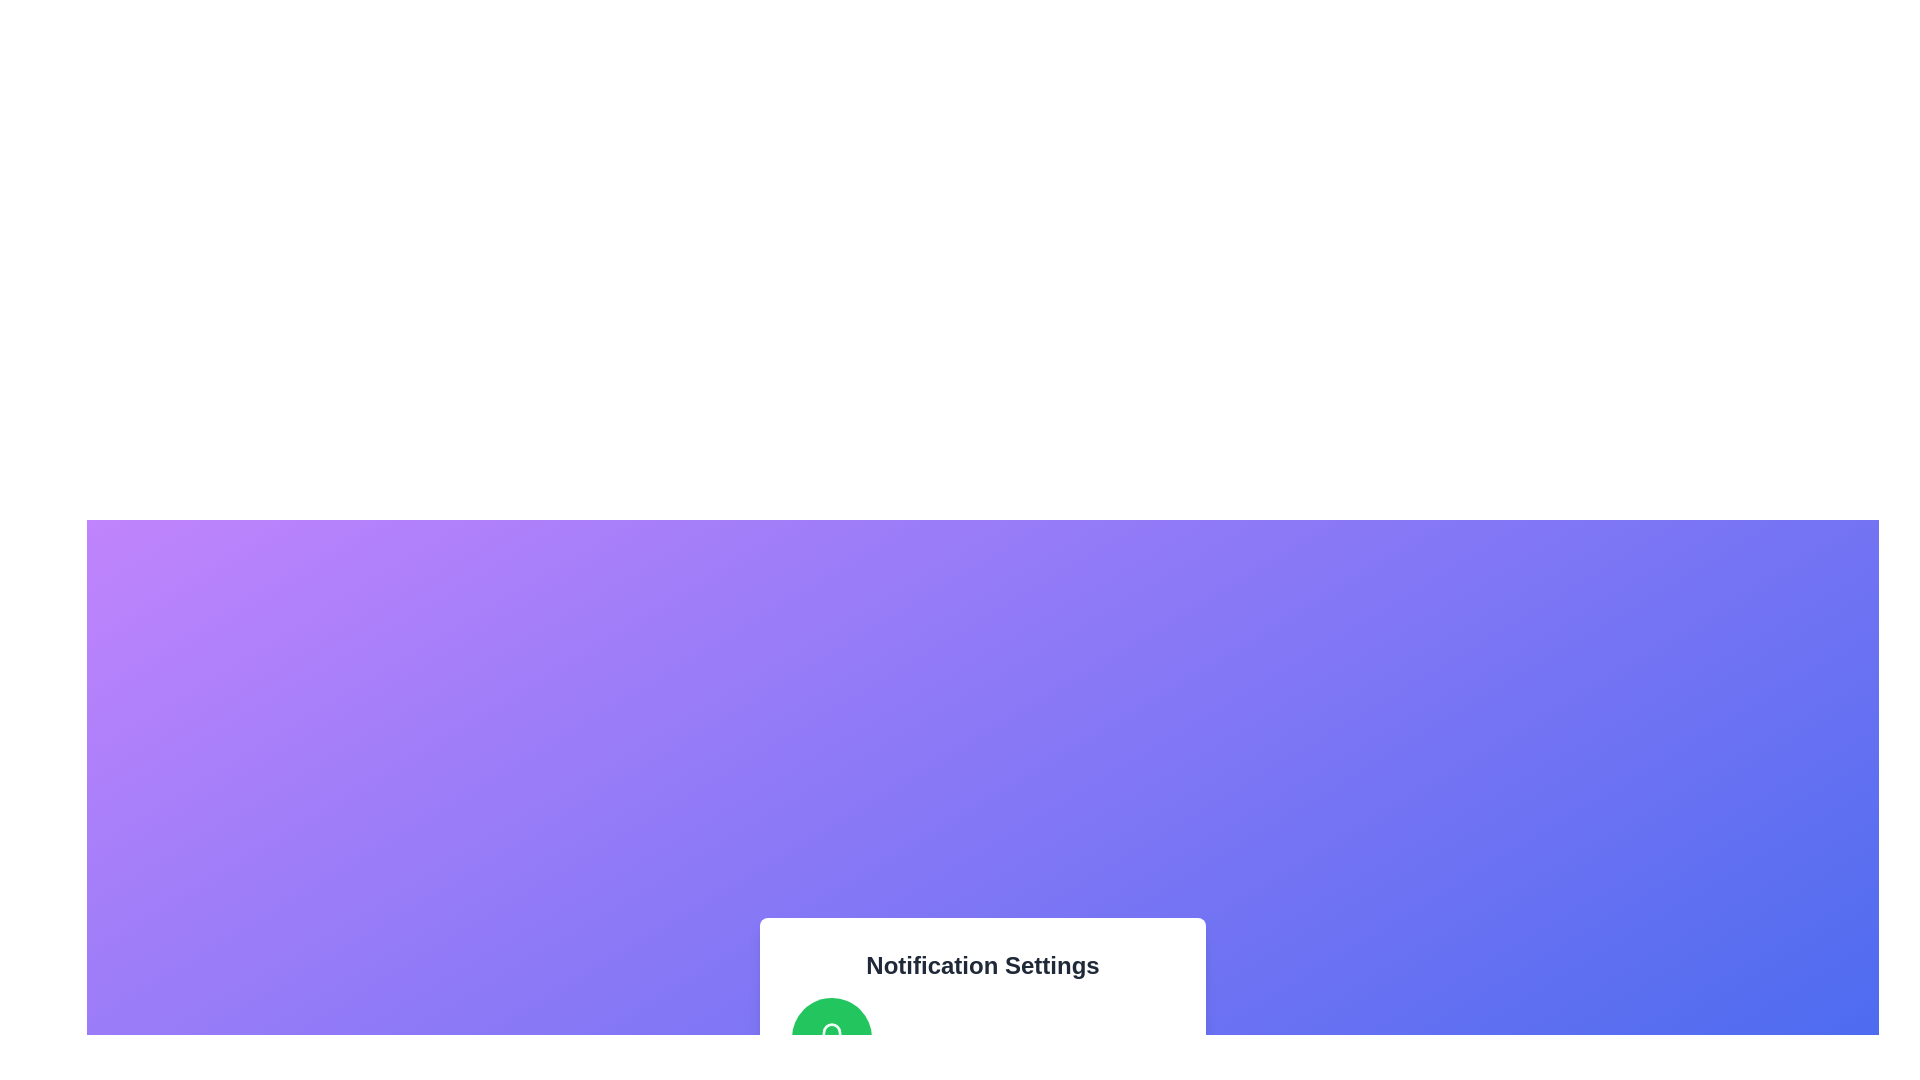 Image resolution: width=1920 pixels, height=1080 pixels. I want to click on notification toggle button to change its state, so click(831, 1036).